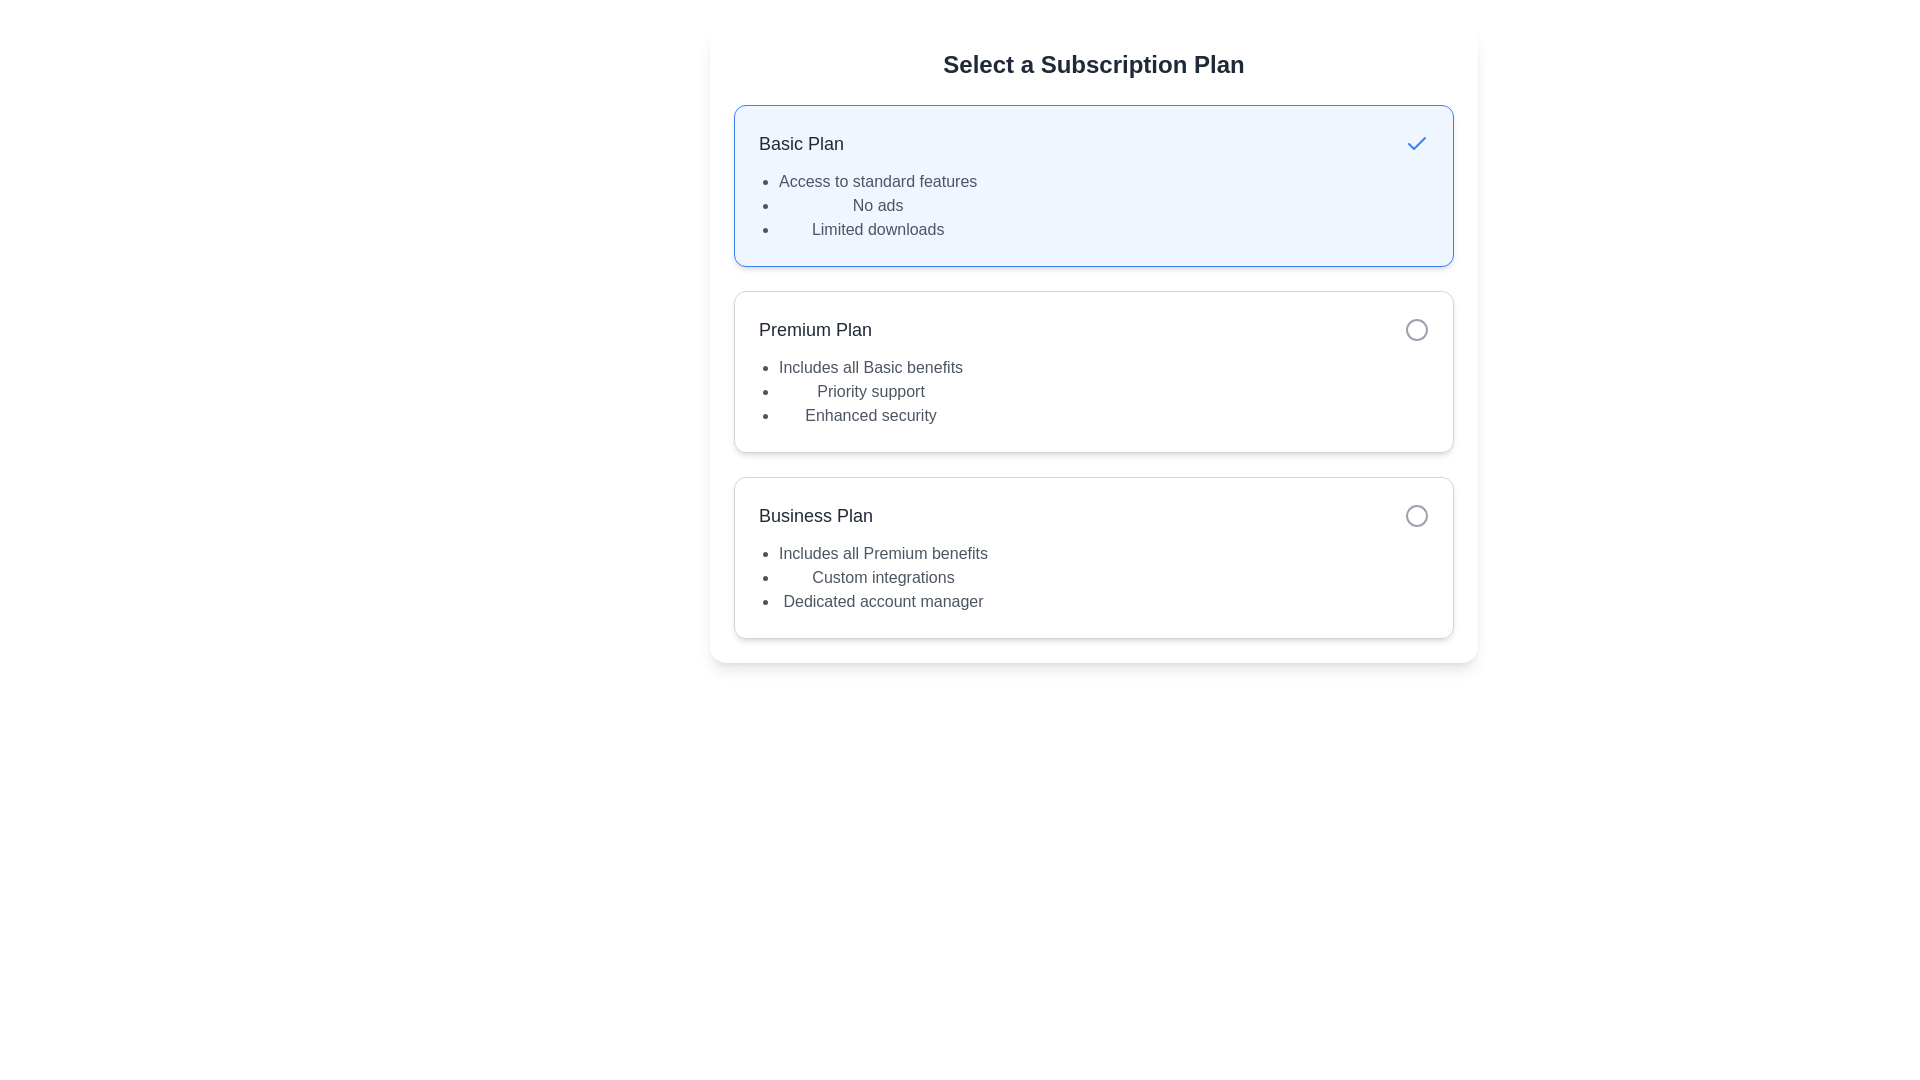 The image size is (1920, 1080). What do you see at coordinates (878, 181) in the screenshot?
I see `the static text displaying 'Access to standard features', which is the first bullet point under the 'Basic Plan' section in the subscription plan options` at bounding box center [878, 181].